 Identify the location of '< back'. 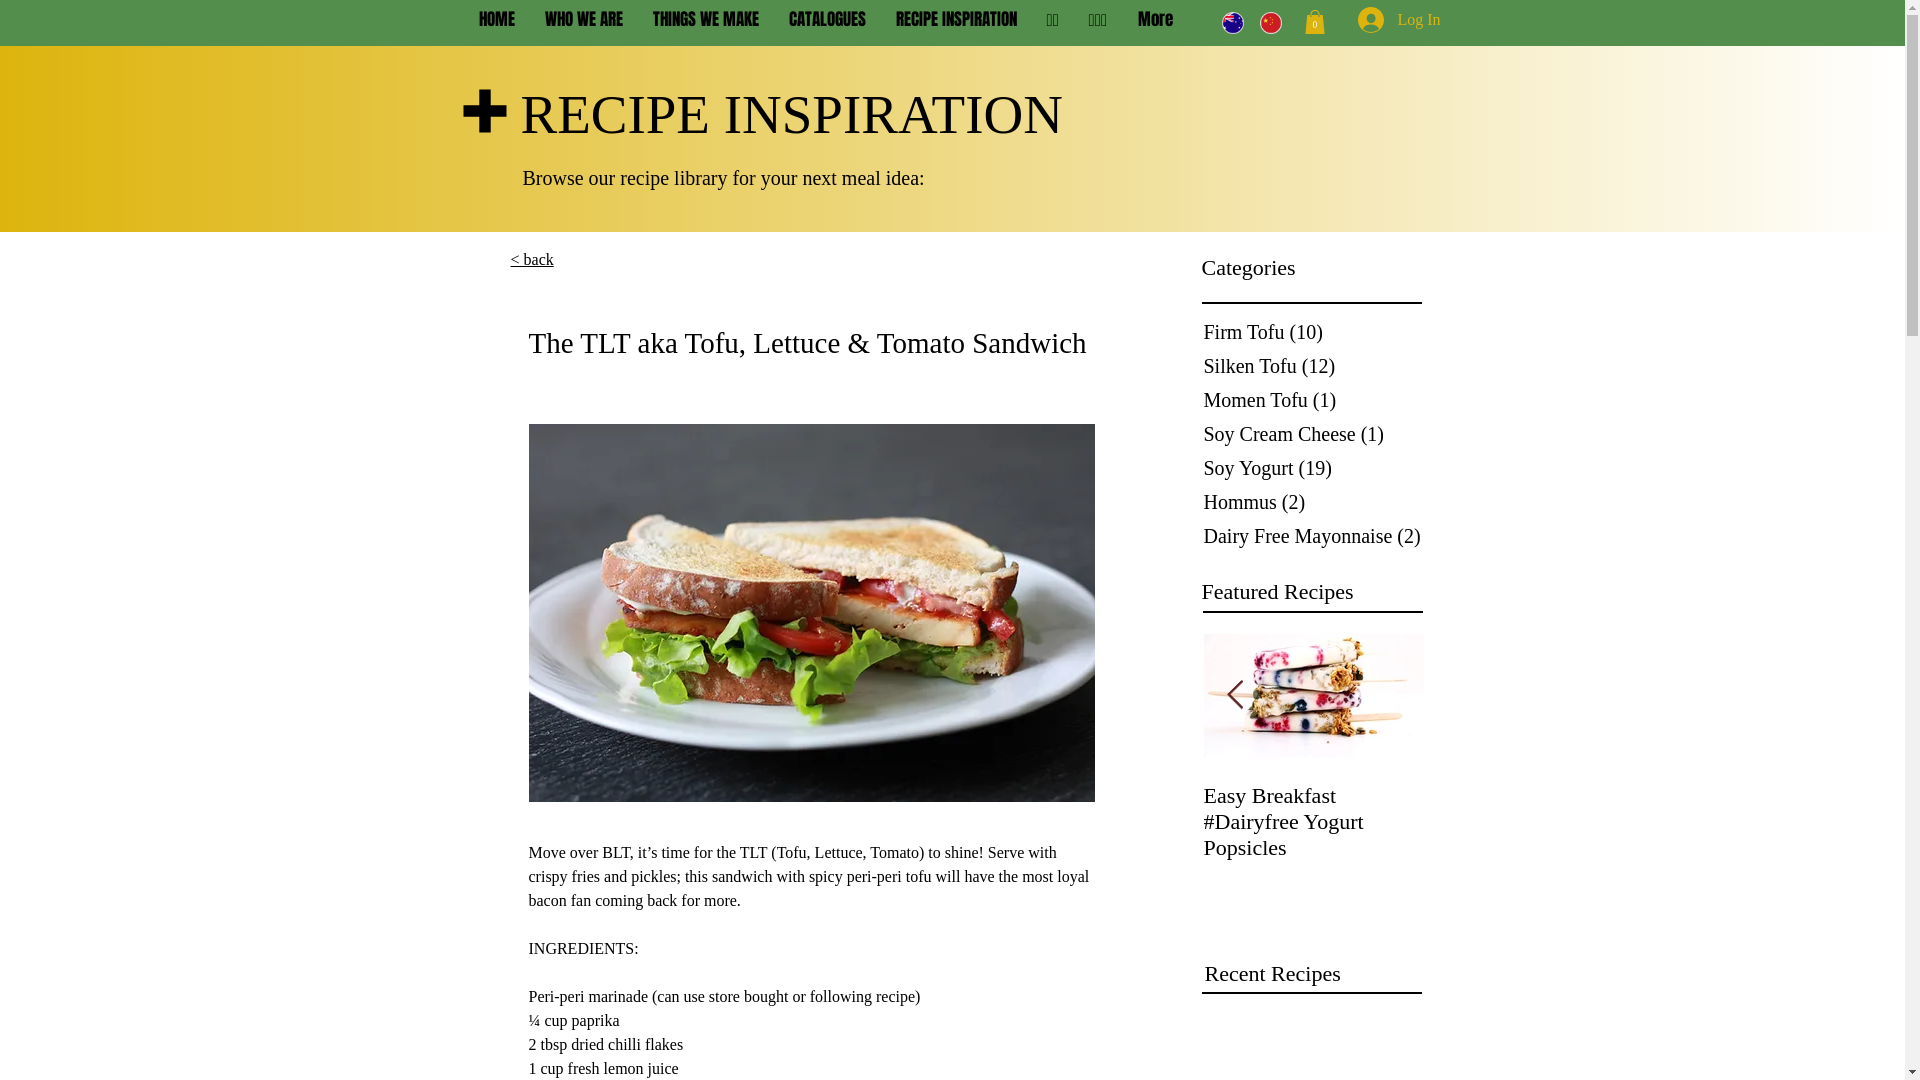
(531, 258).